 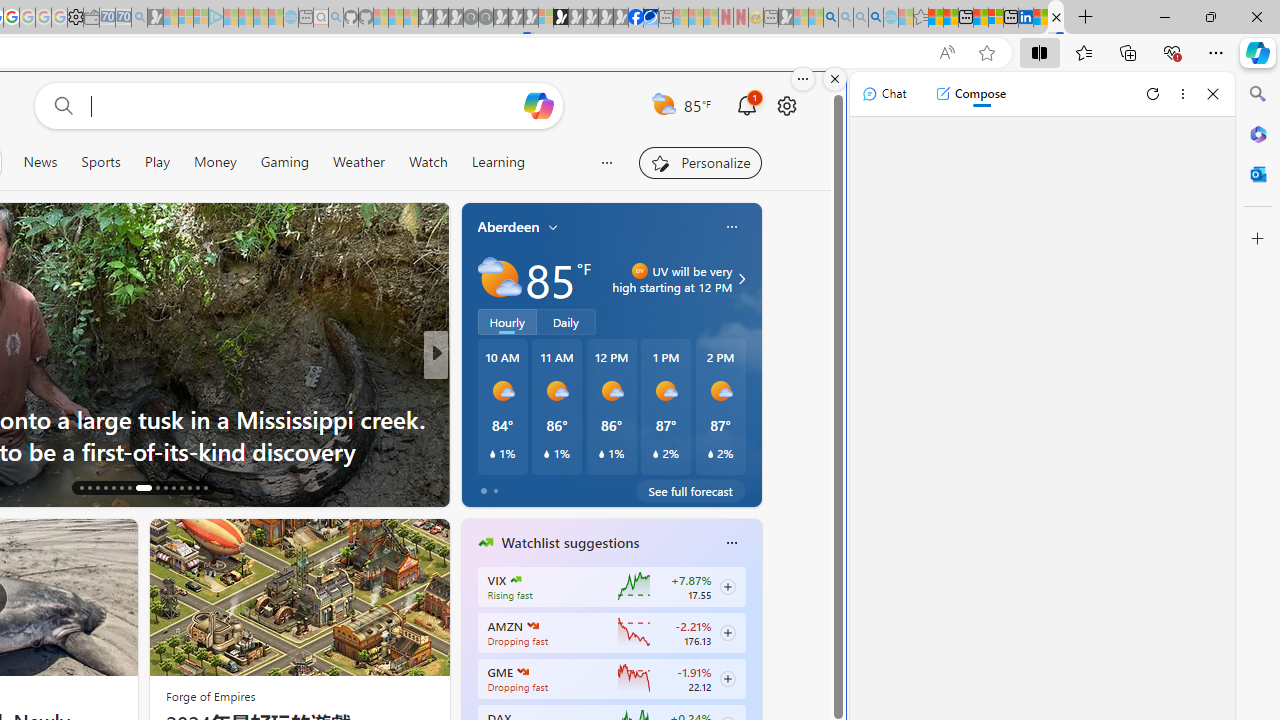 I want to click on 'Web search', so click(x=60, y=105).